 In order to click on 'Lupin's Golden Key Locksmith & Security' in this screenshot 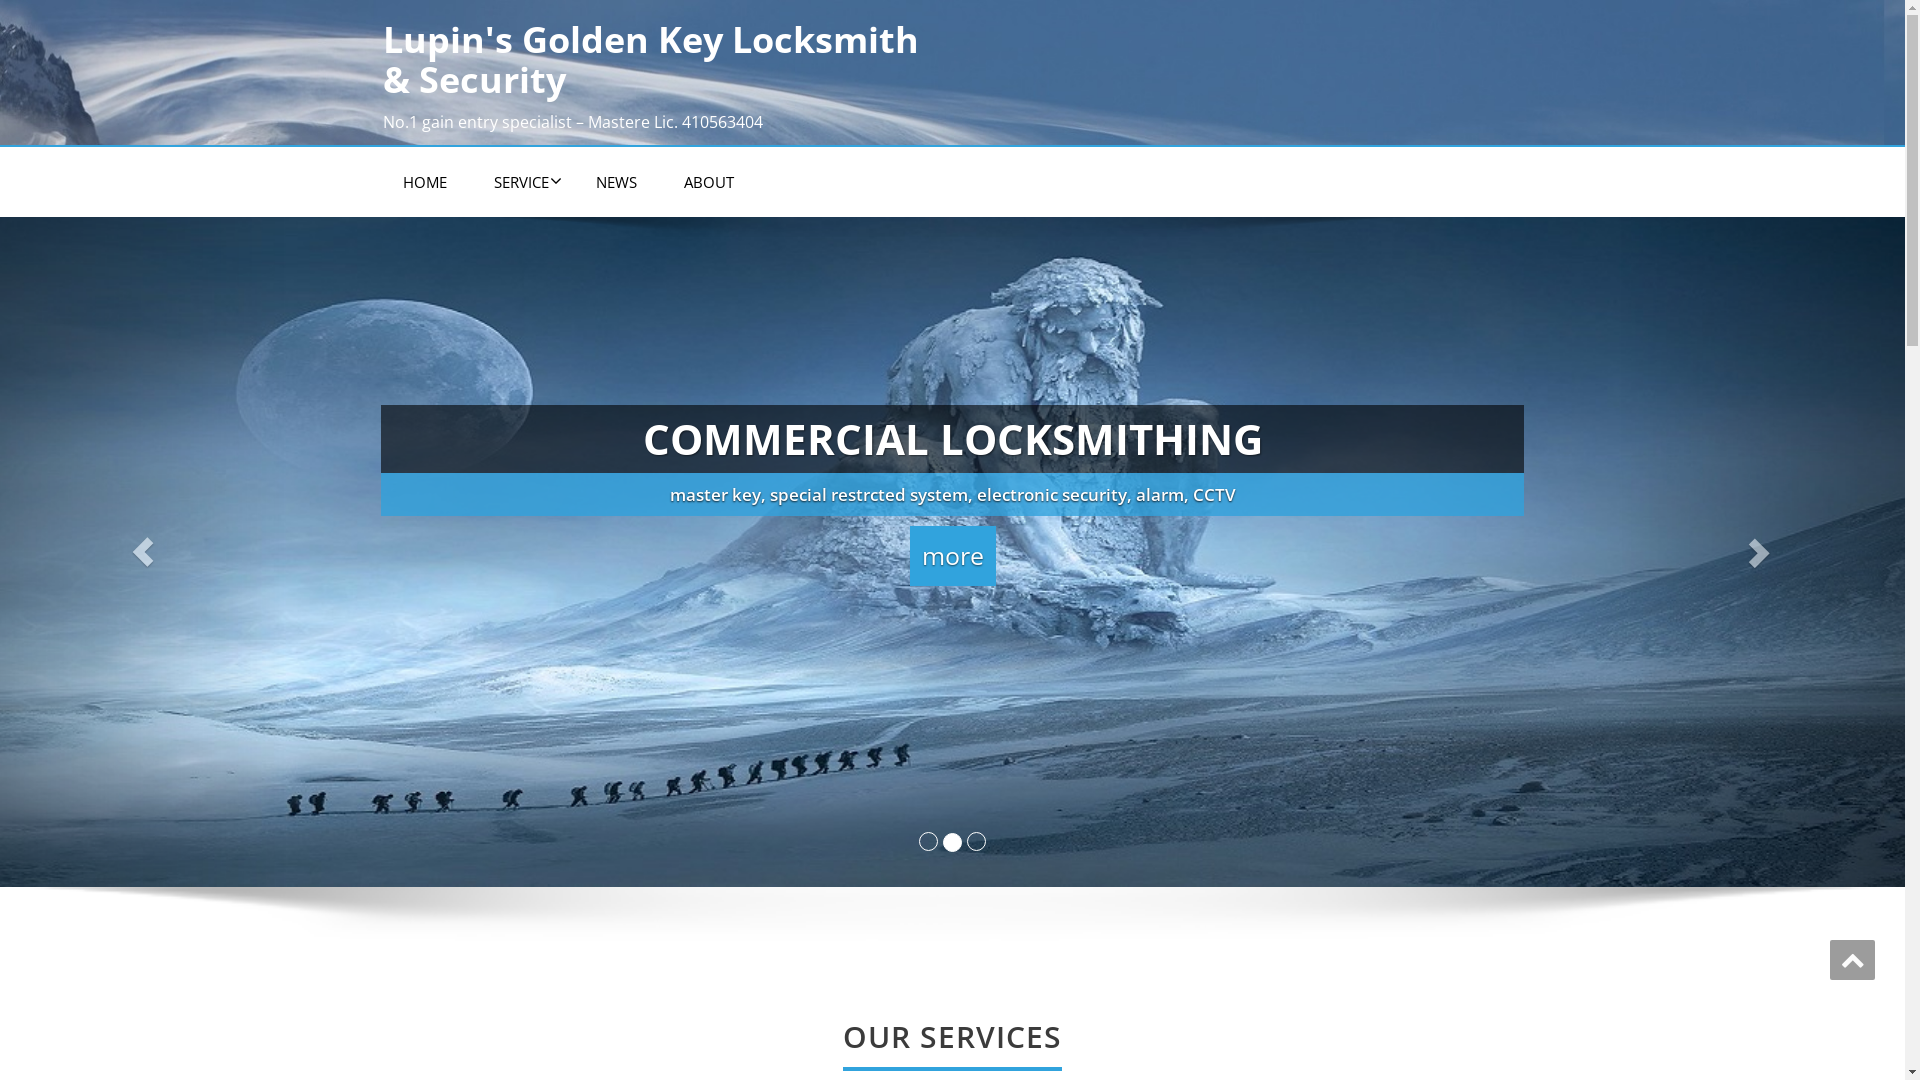, I will do `click(659, 58)`.